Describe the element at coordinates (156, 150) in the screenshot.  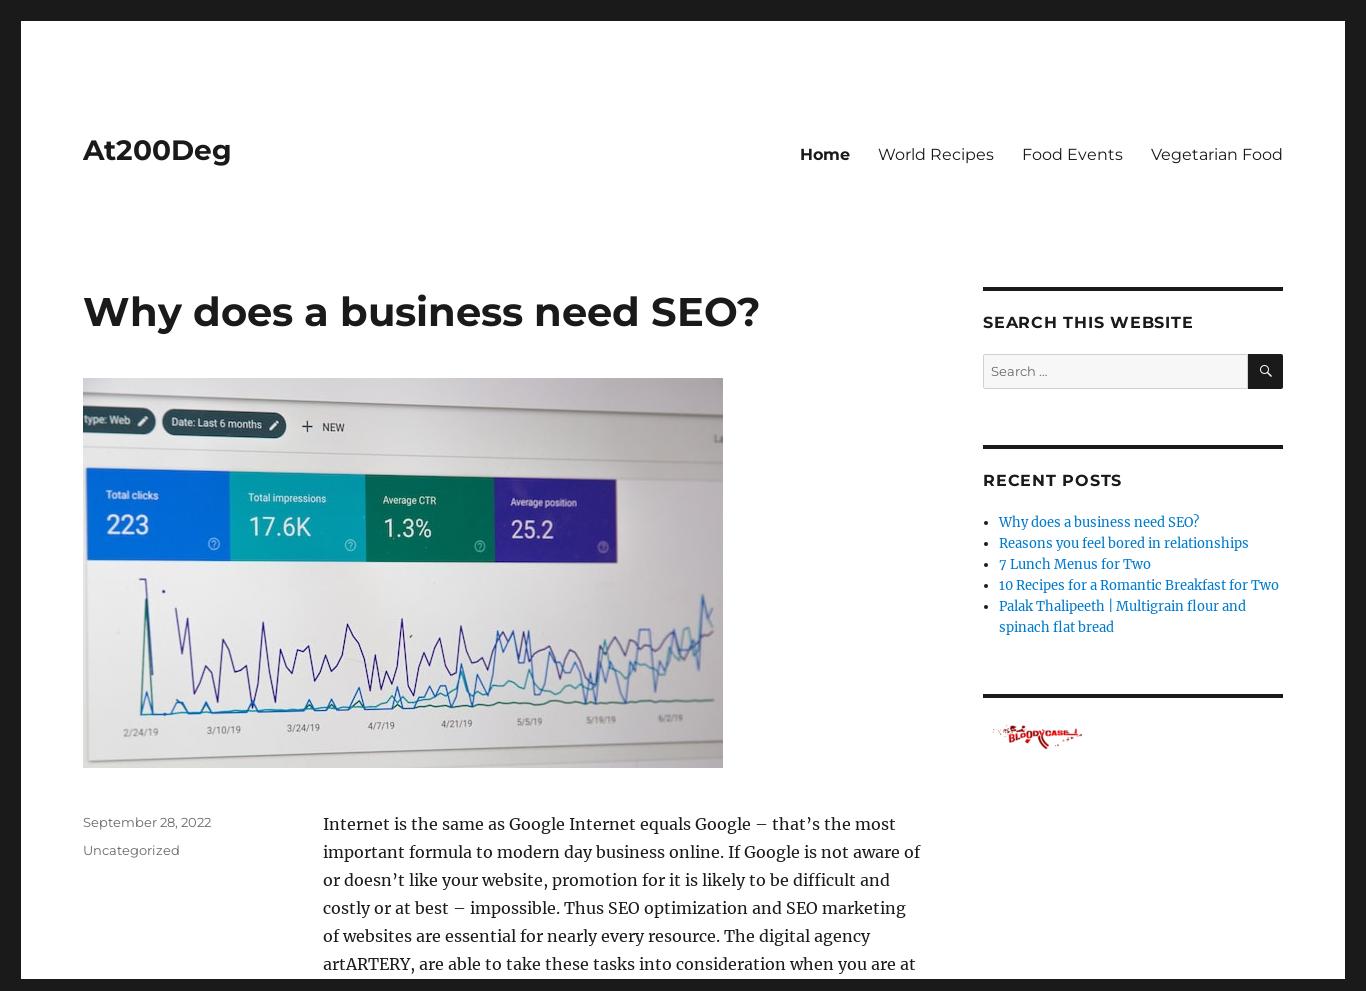
I see `'At200Deg'` at that location.